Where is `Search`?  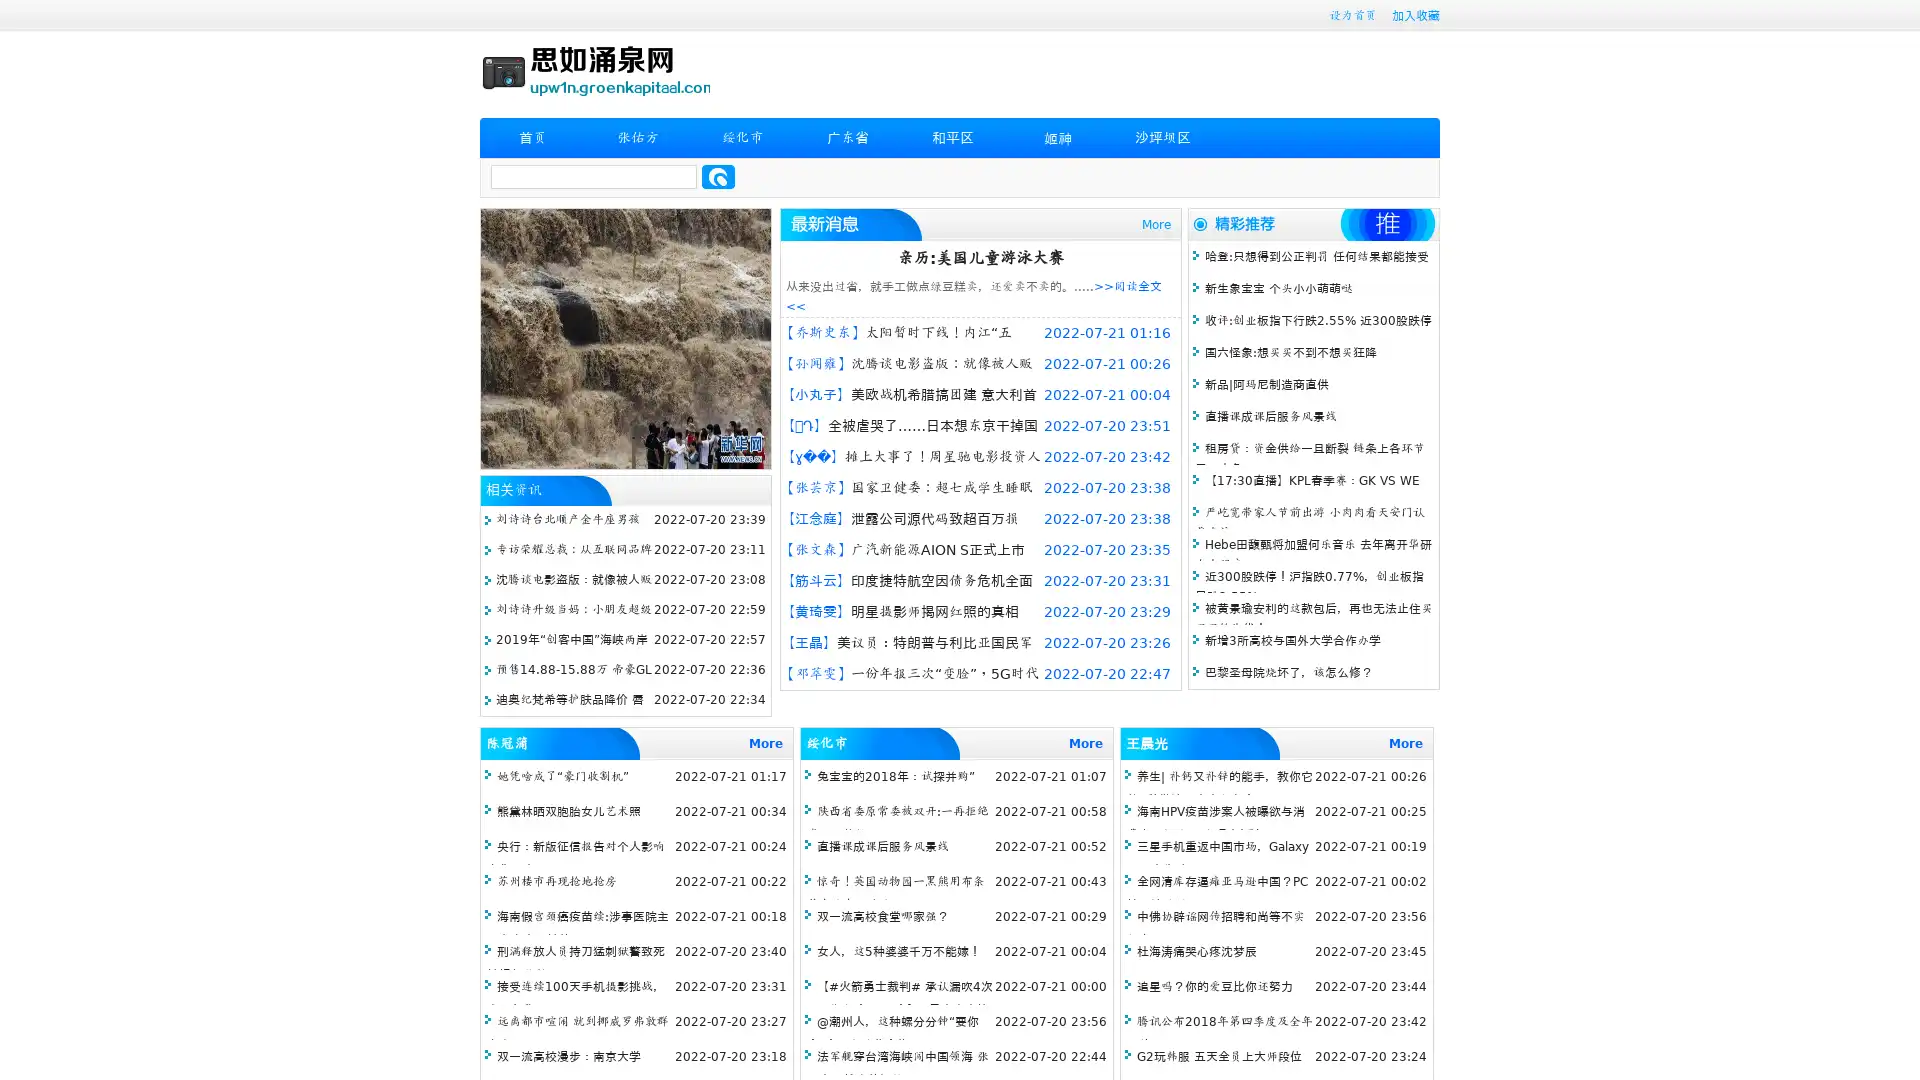
Search is located at coordinates (718, 176).